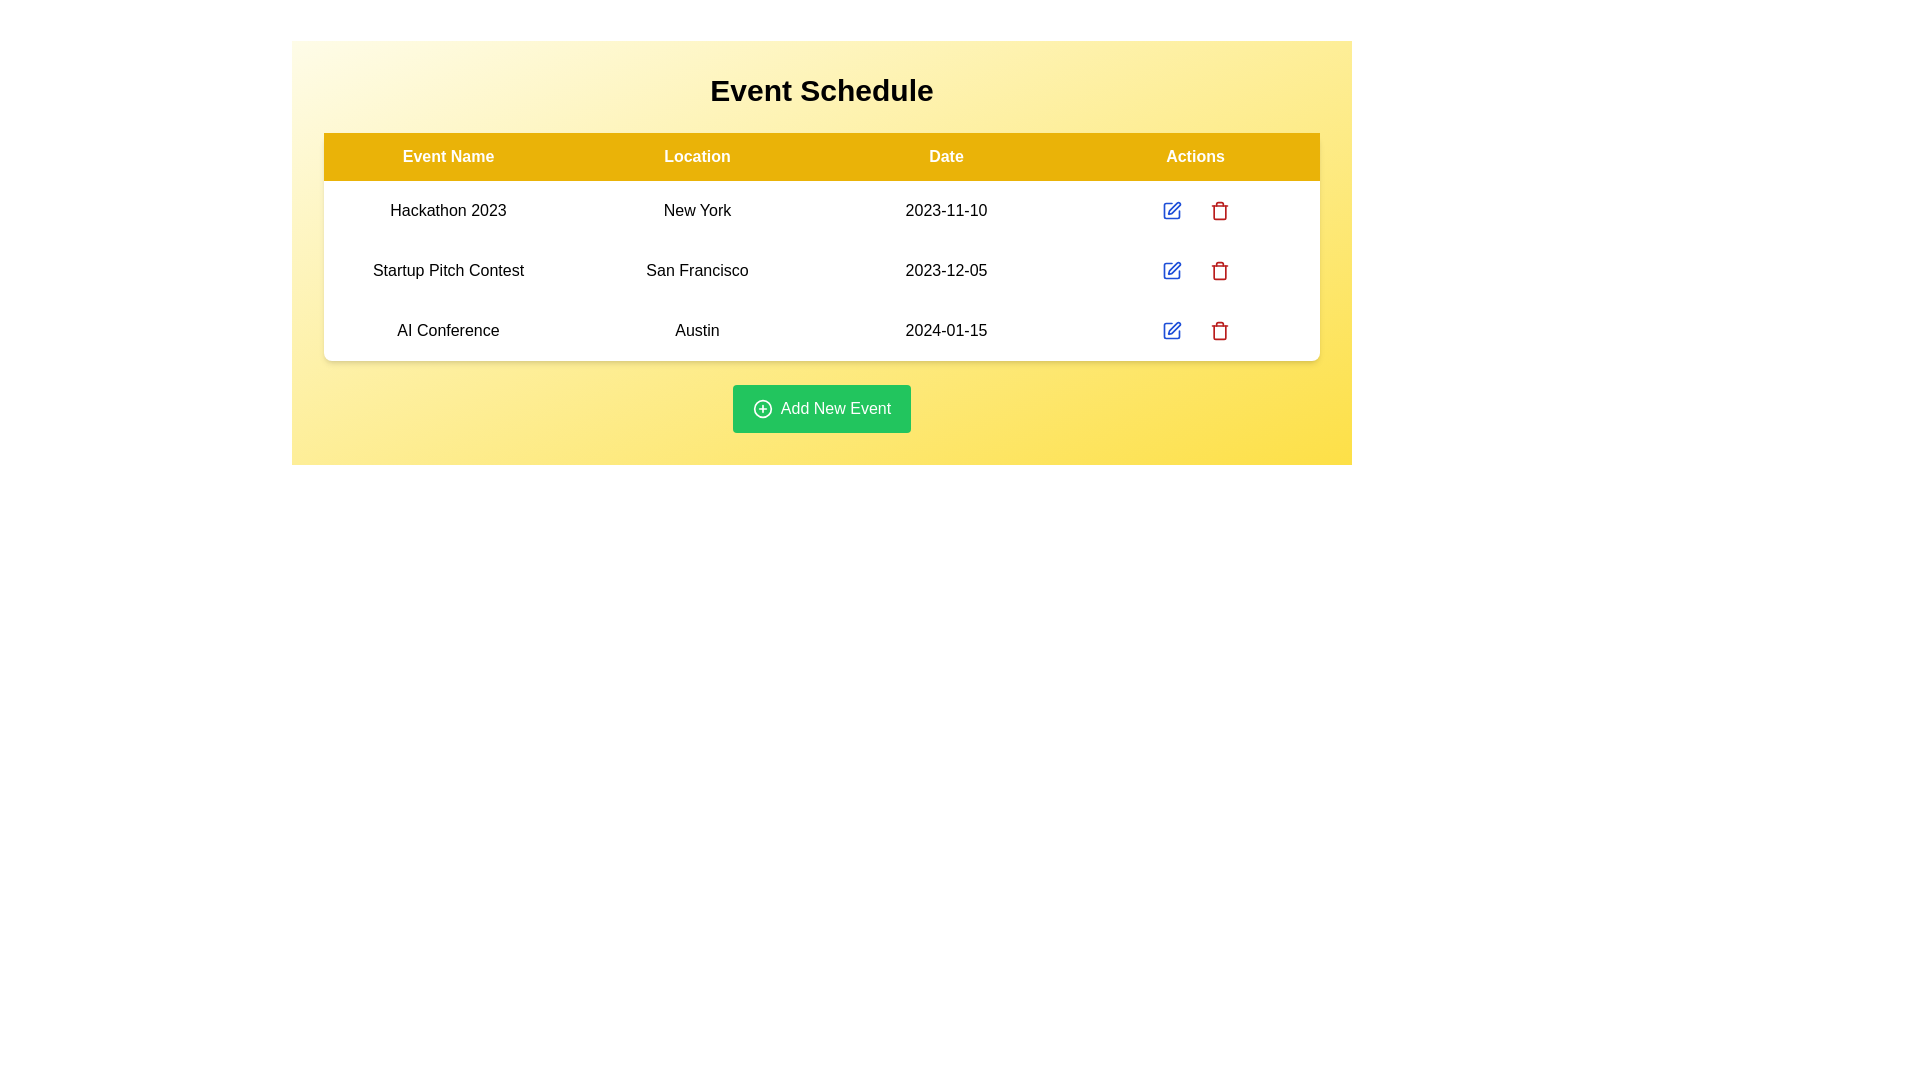 The width and height of the screenshot is (1920, 1080). Describe the element at coordinates (447, 211) in the screenshot. I see `the row of the event named Hackathon 2023 to read its details` at that location.